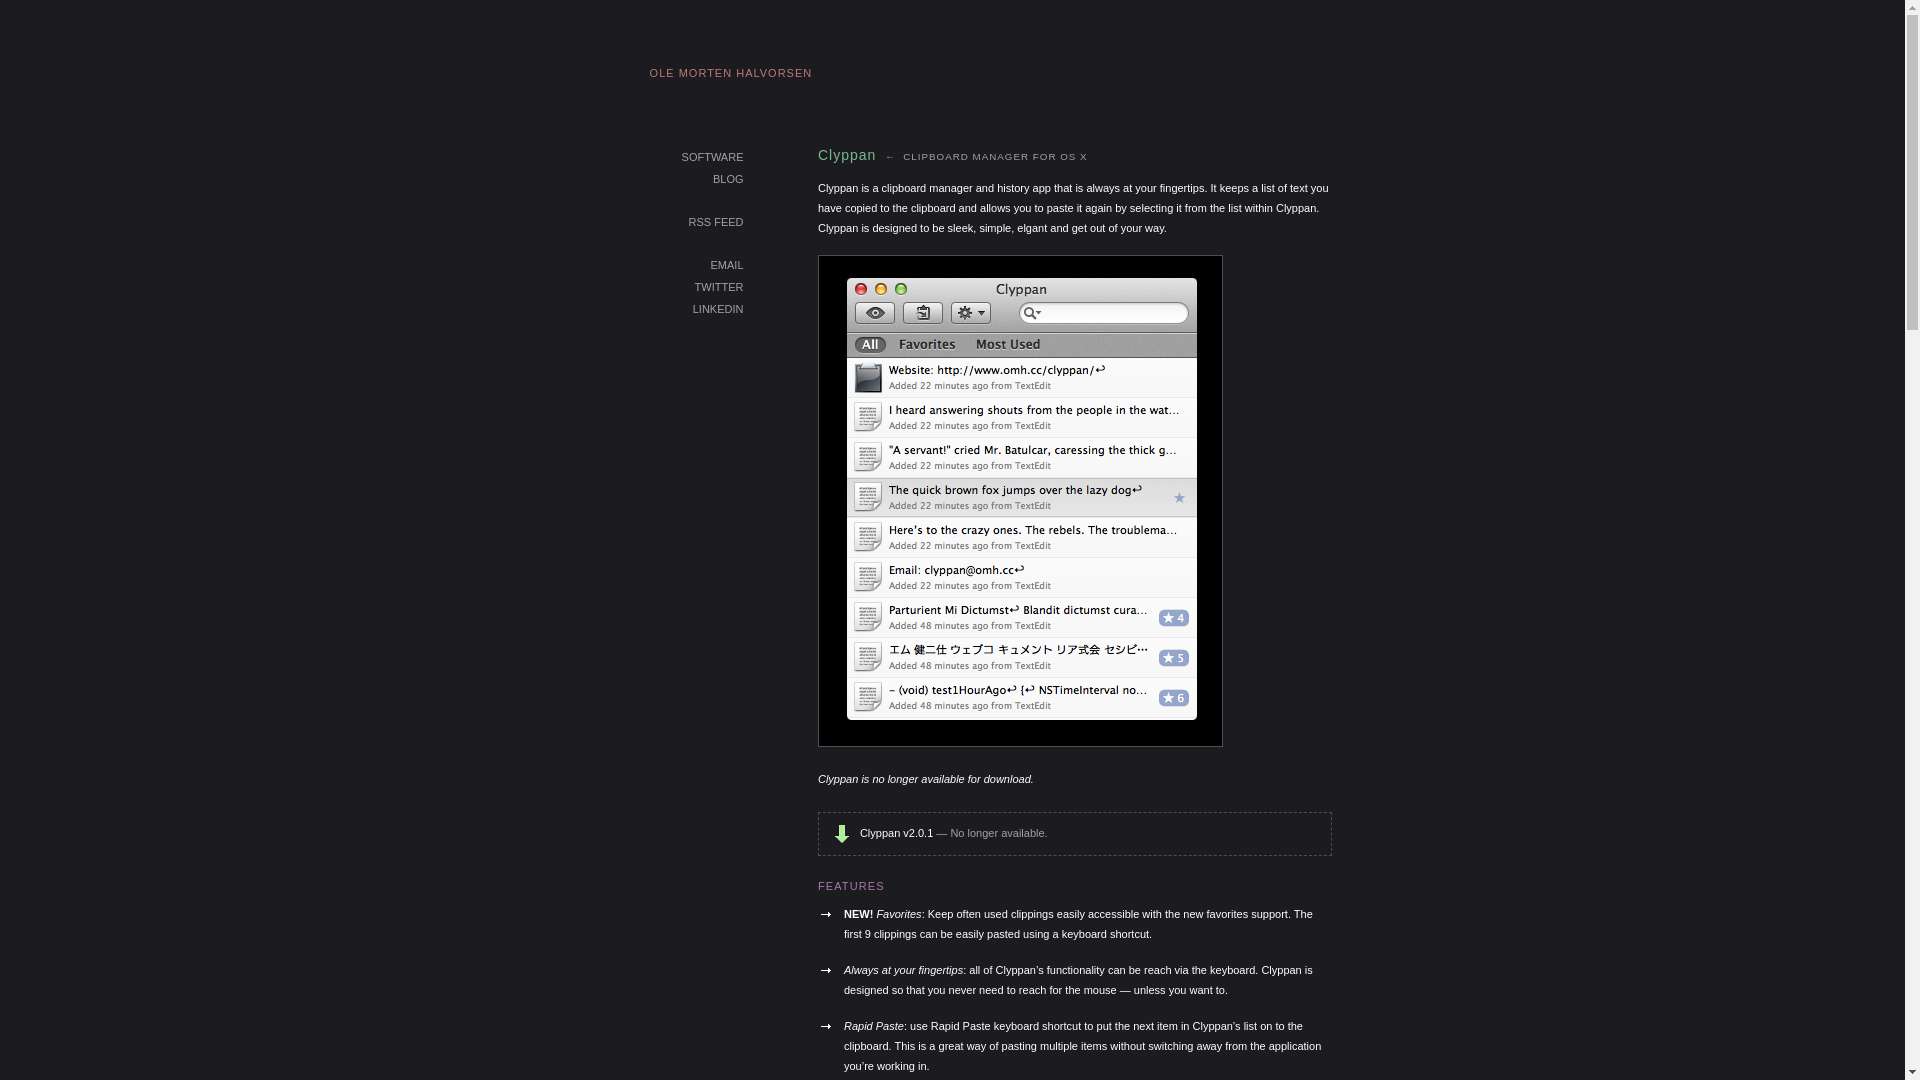  Describe the element at coordinates (727, 180) in the screenshot. I see `'BLOG'` at that location.